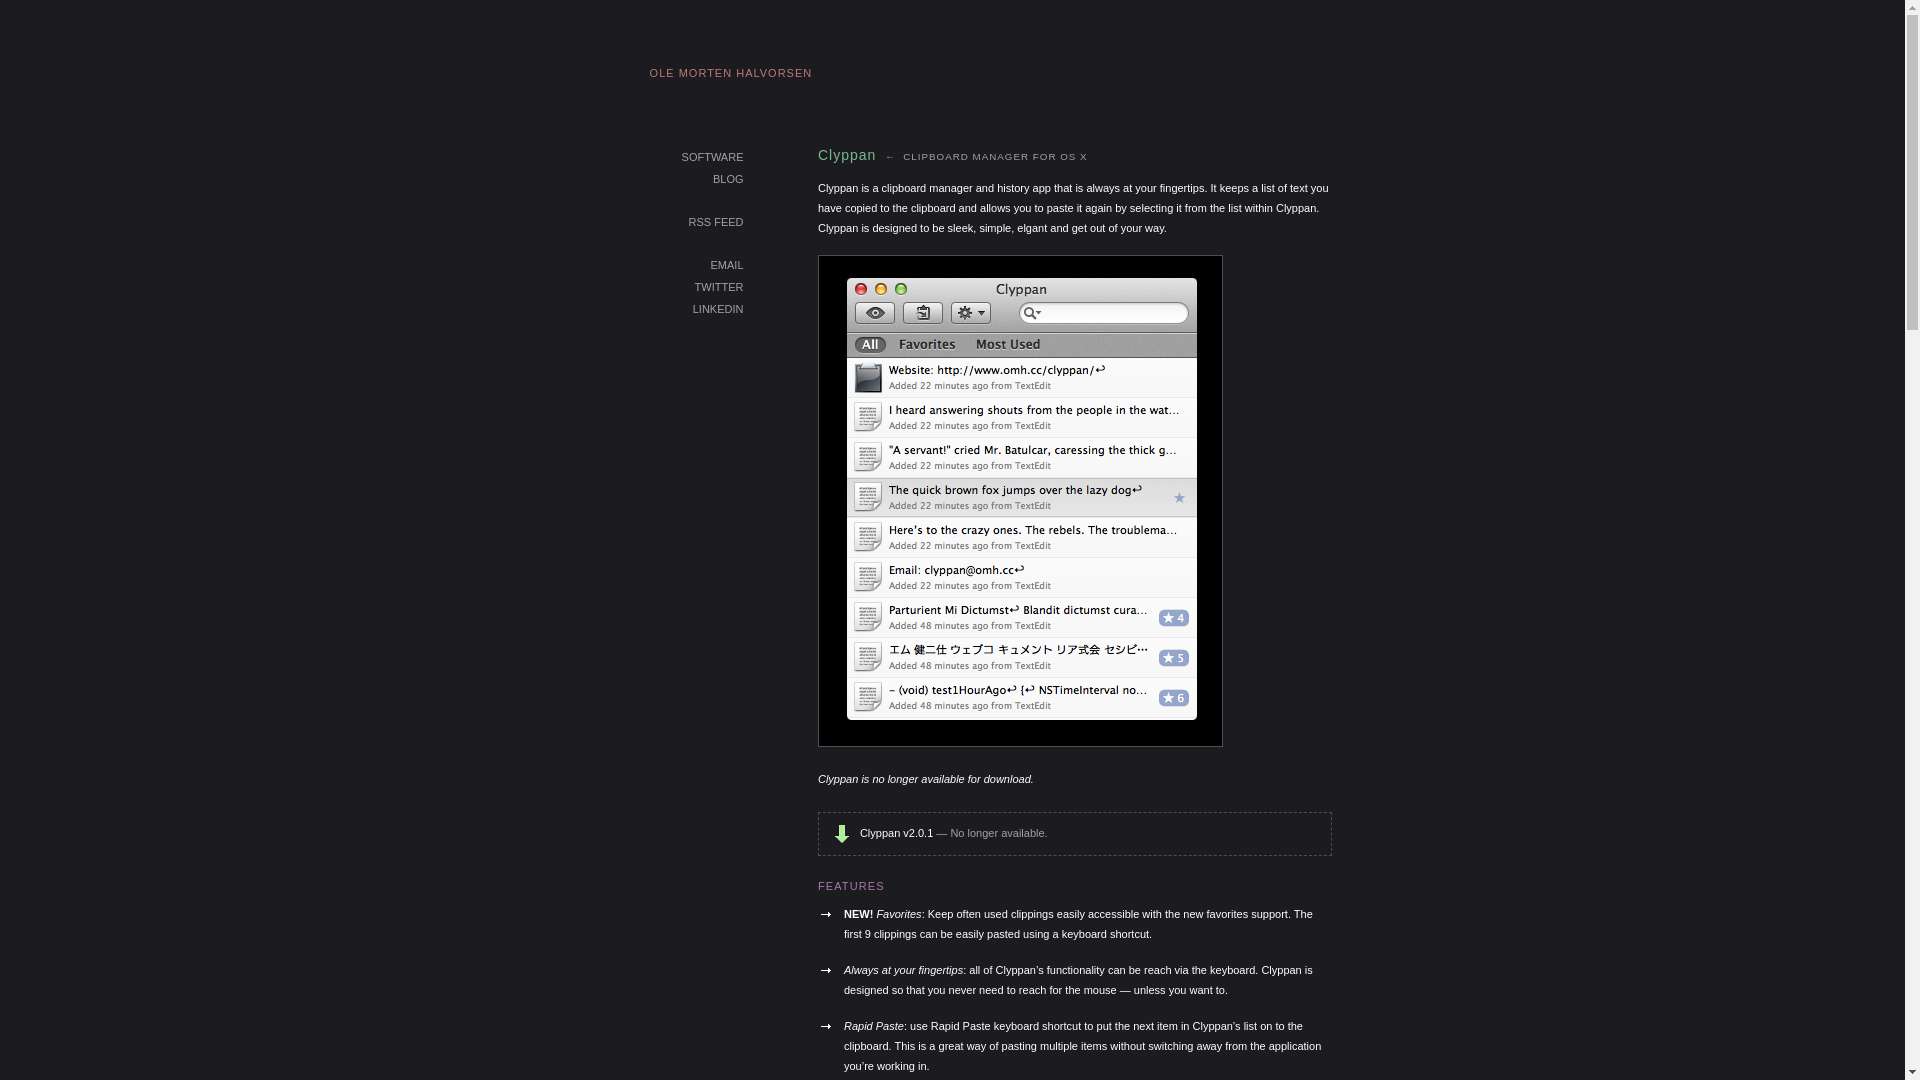  Describe the element at coordinates (727, 180) in the screenshot. I see `'BLOG'` at that location.